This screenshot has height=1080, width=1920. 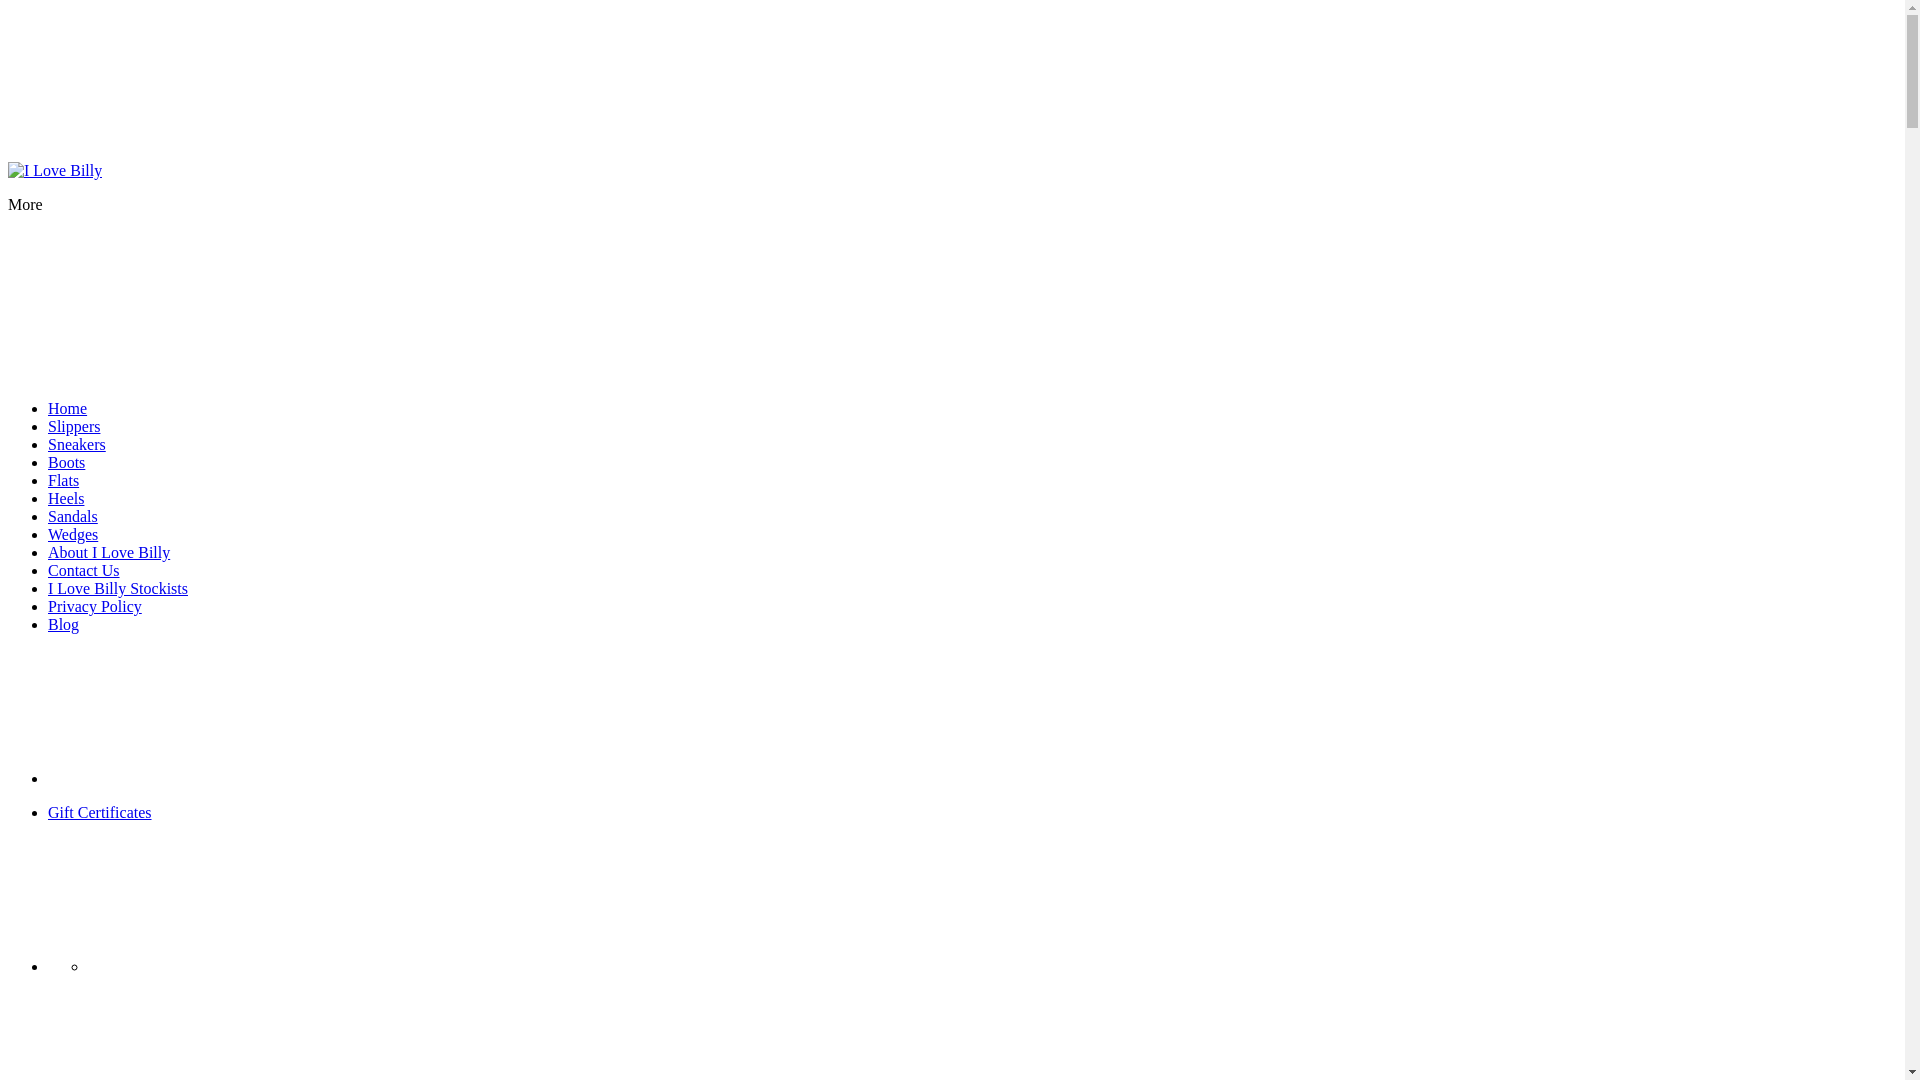 What do you see at coordinates (54, 169) in the screenshot?
I see `'I Love Billy'` at bounding box center [54, 169].